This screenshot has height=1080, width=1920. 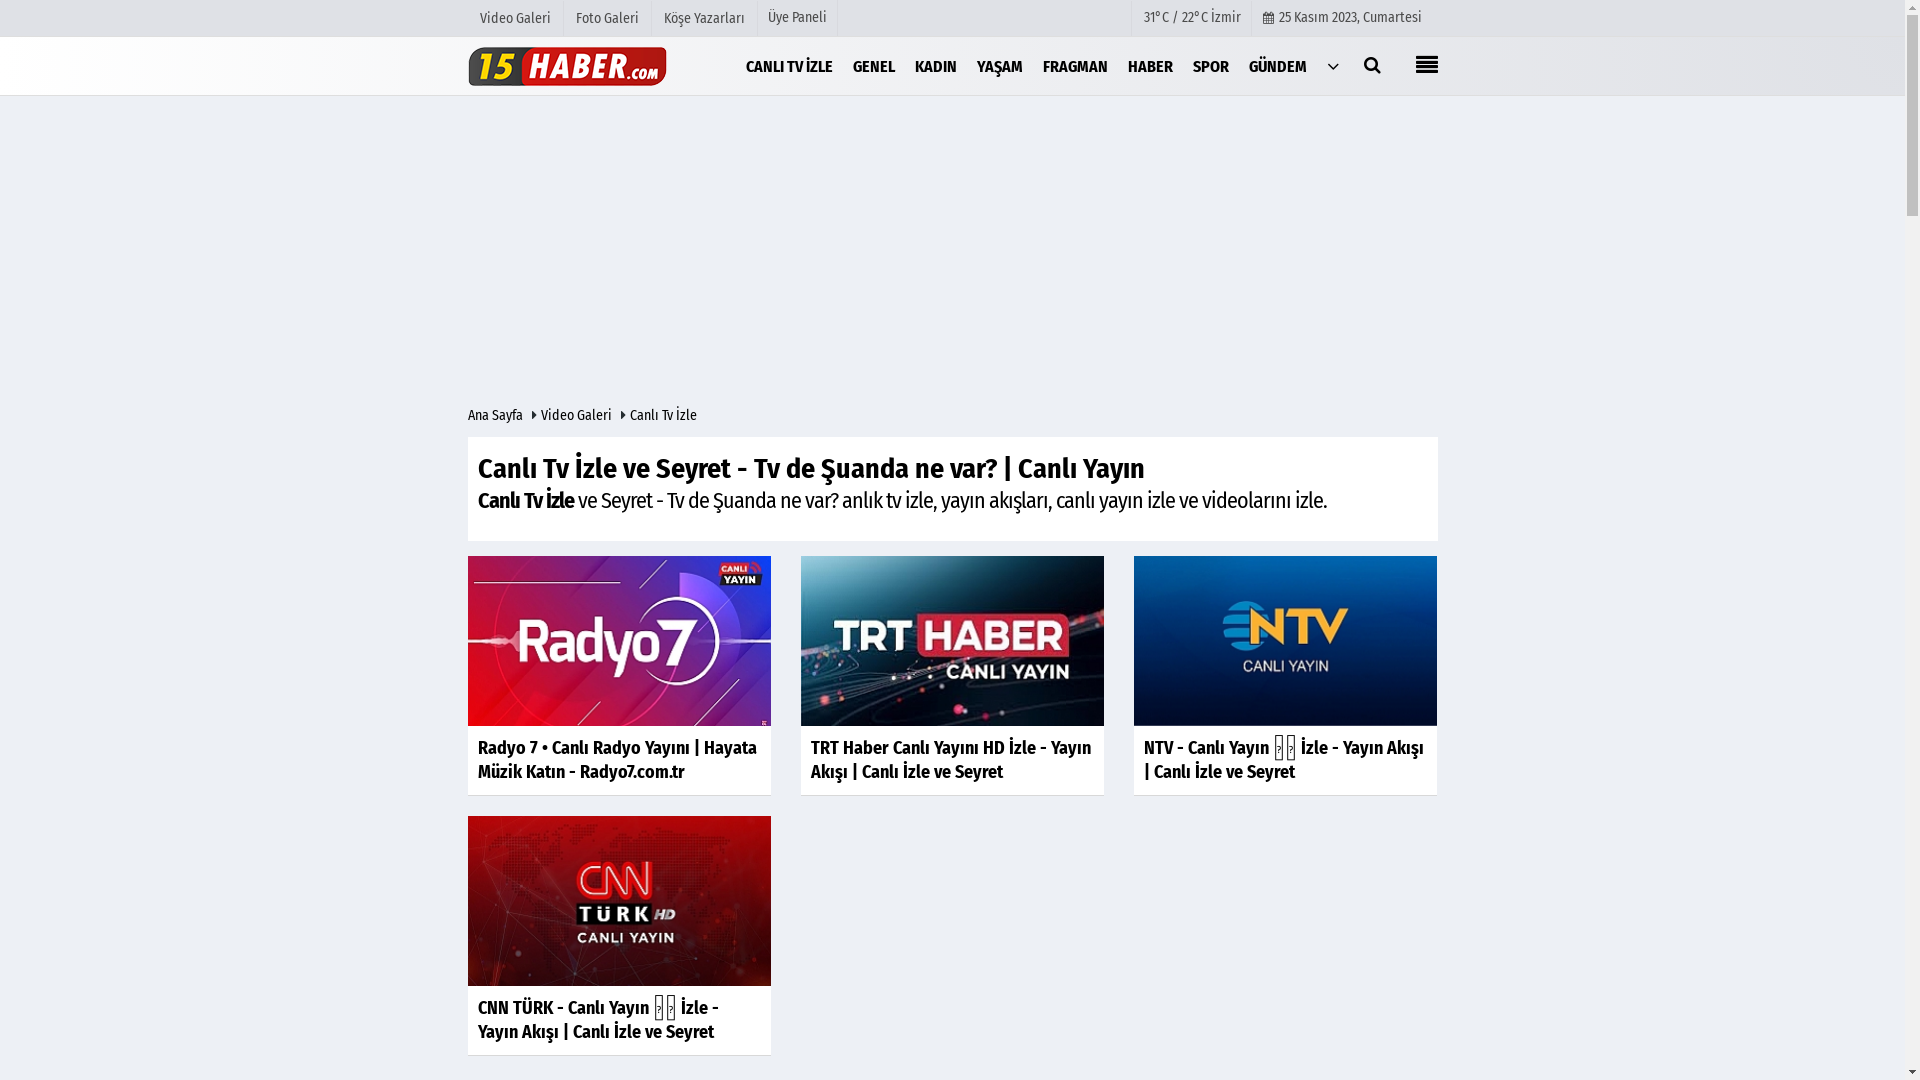 I want to click on 'Foto Galeri', so click(x=606, y=18).